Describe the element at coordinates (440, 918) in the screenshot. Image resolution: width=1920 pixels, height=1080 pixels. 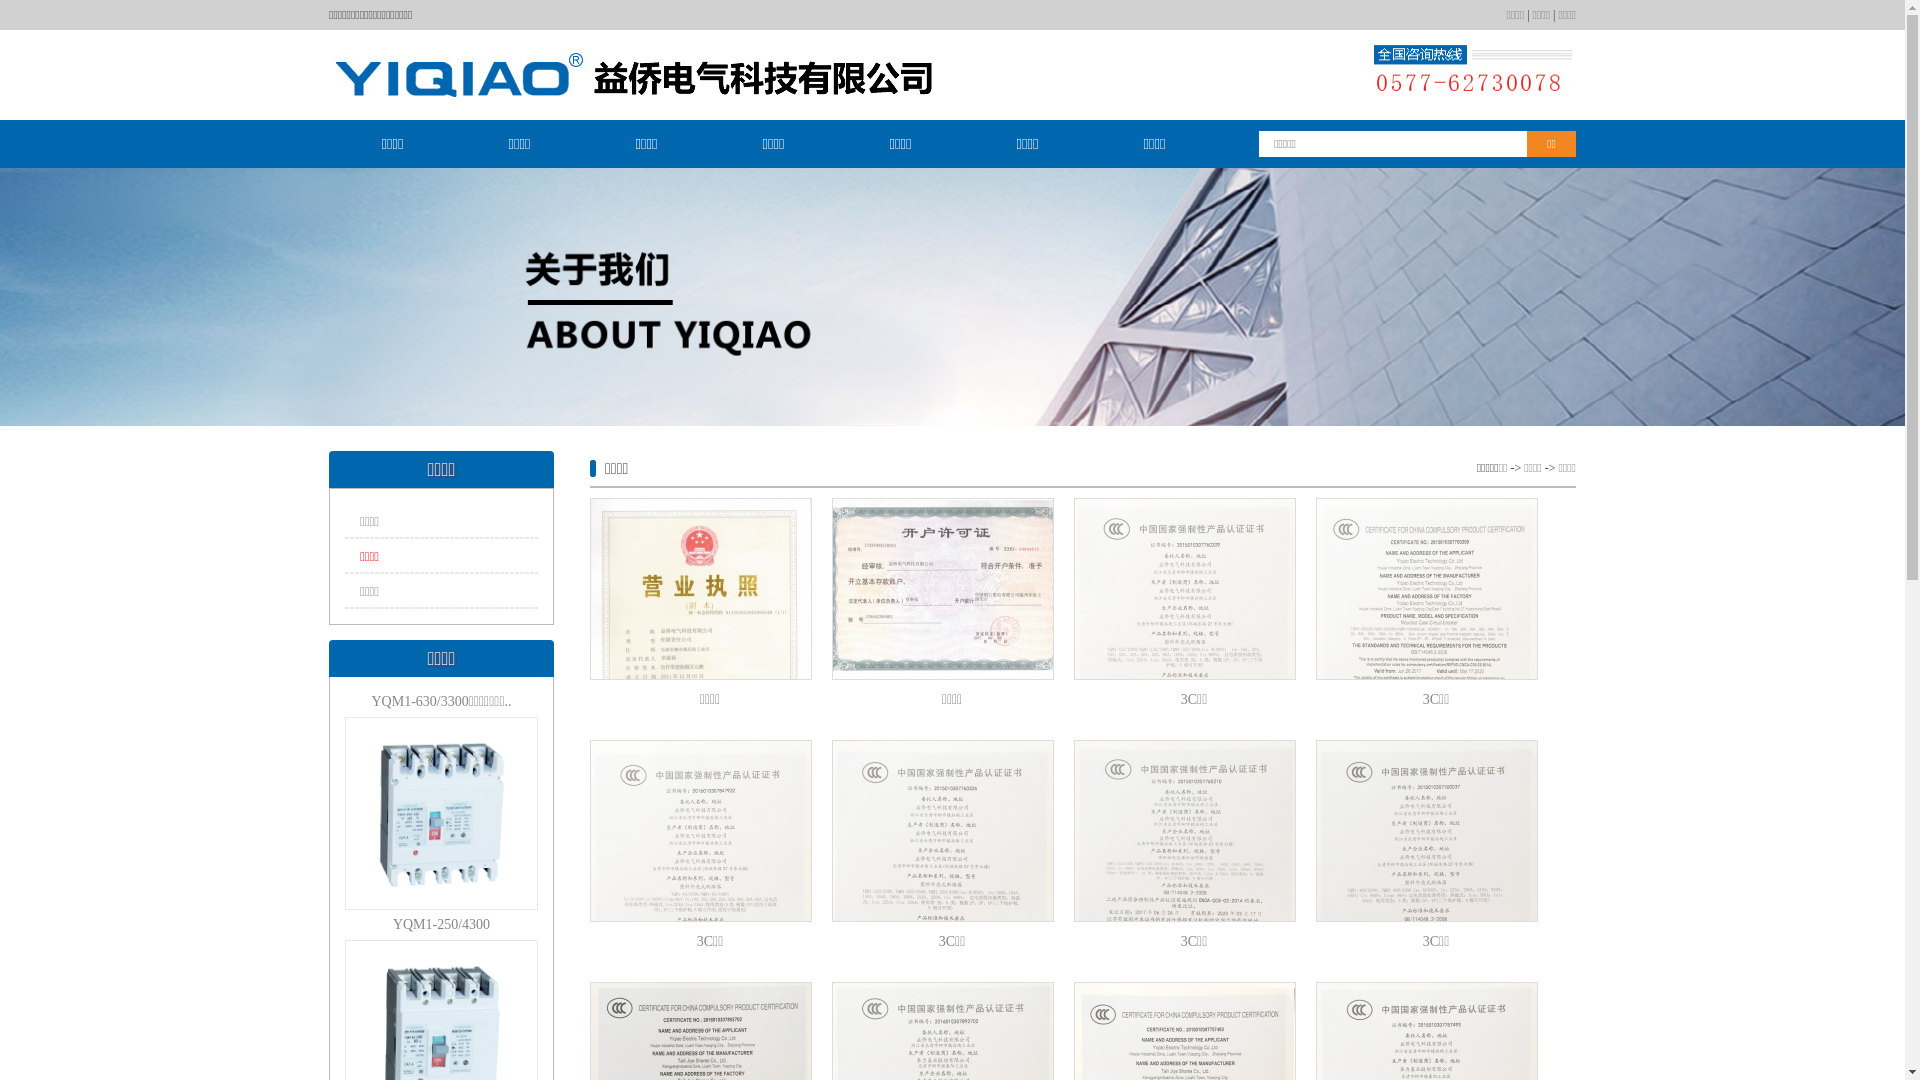
I see `'YQM1-250/4300'` at that location.